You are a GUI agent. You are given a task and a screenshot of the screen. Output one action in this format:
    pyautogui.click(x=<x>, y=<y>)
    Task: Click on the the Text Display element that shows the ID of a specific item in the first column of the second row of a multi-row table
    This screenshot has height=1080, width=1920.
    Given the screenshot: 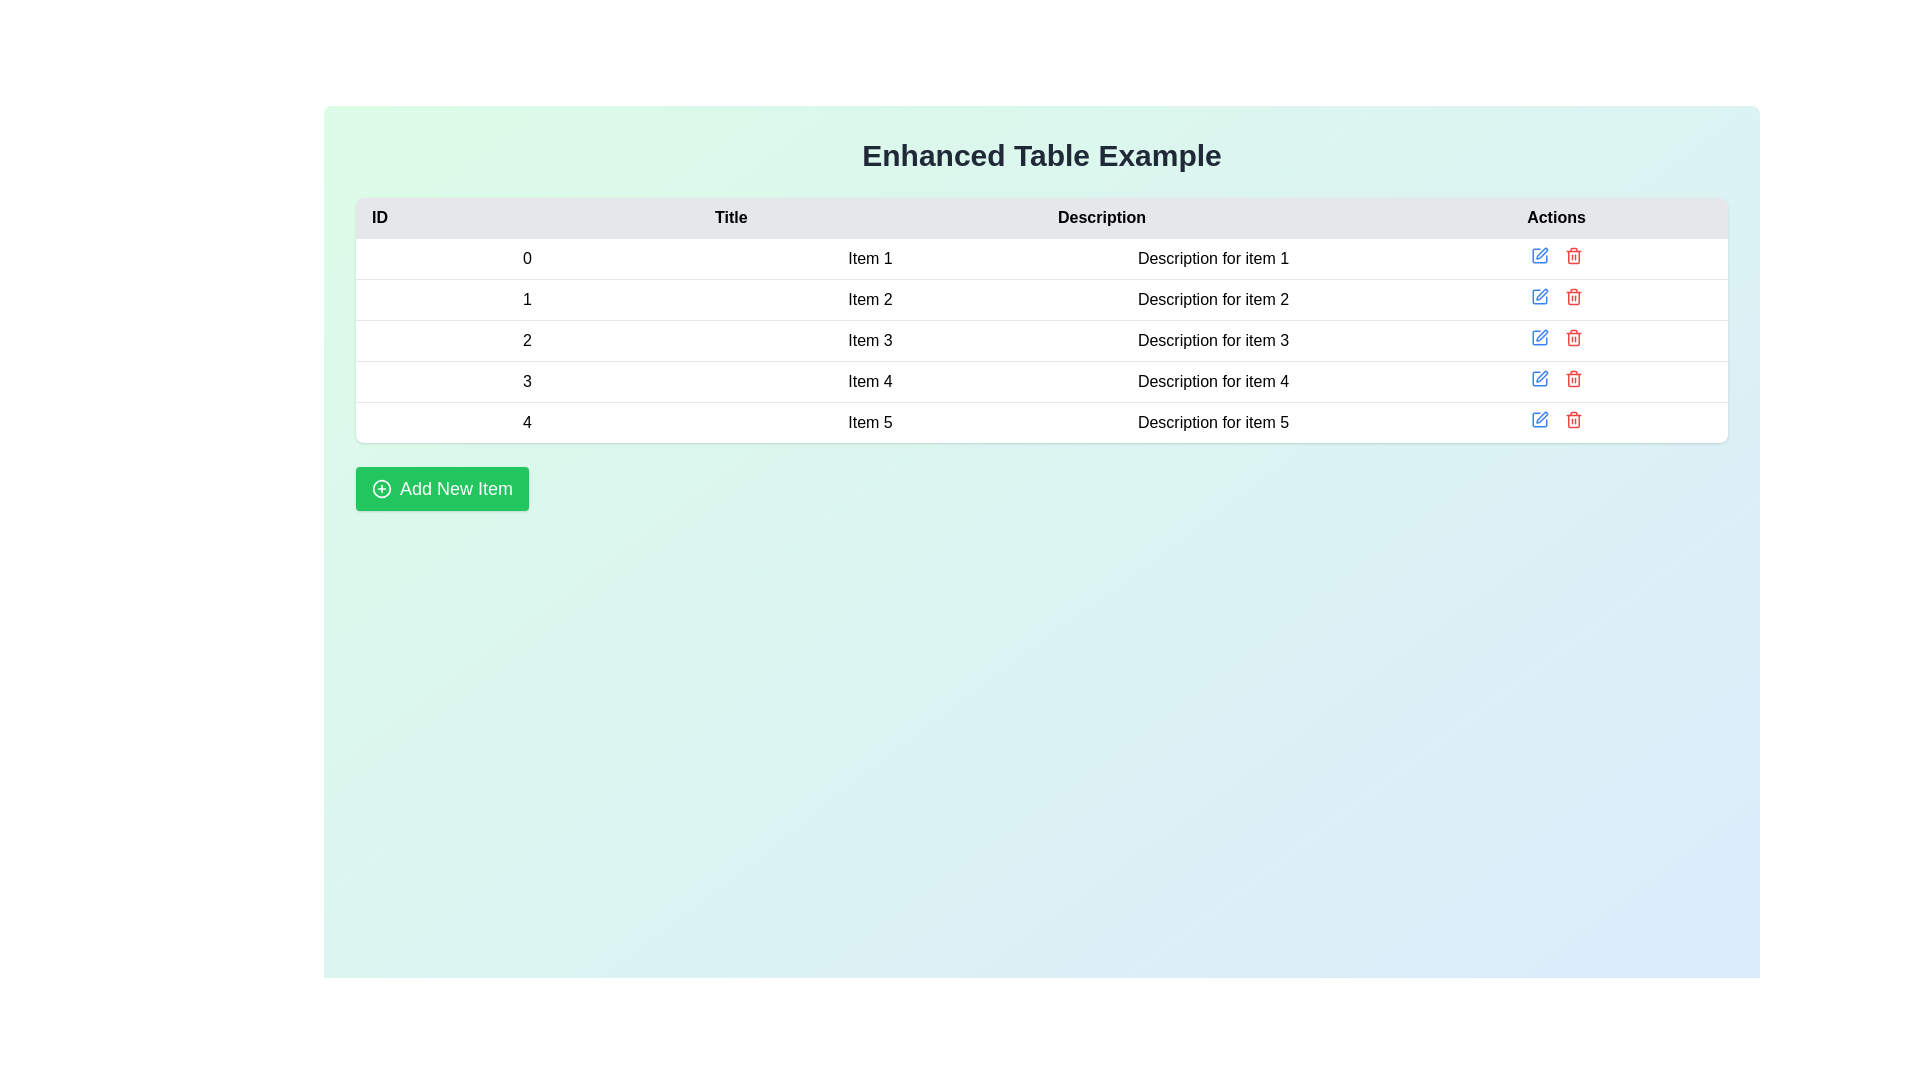 What is the action you would take?
    pyautogui.click(x=527, y=300)
    